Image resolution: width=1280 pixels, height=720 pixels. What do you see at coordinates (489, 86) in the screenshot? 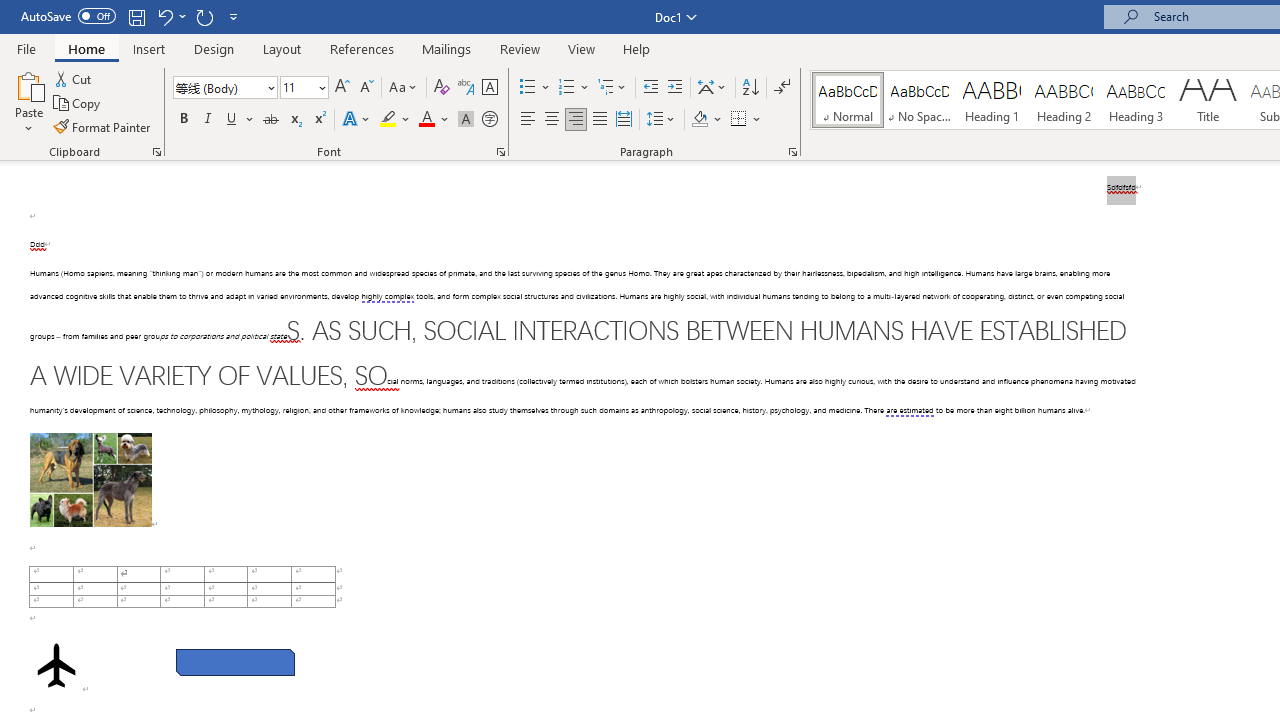
I see `'Character Border'` at bounding box center [489, 86].